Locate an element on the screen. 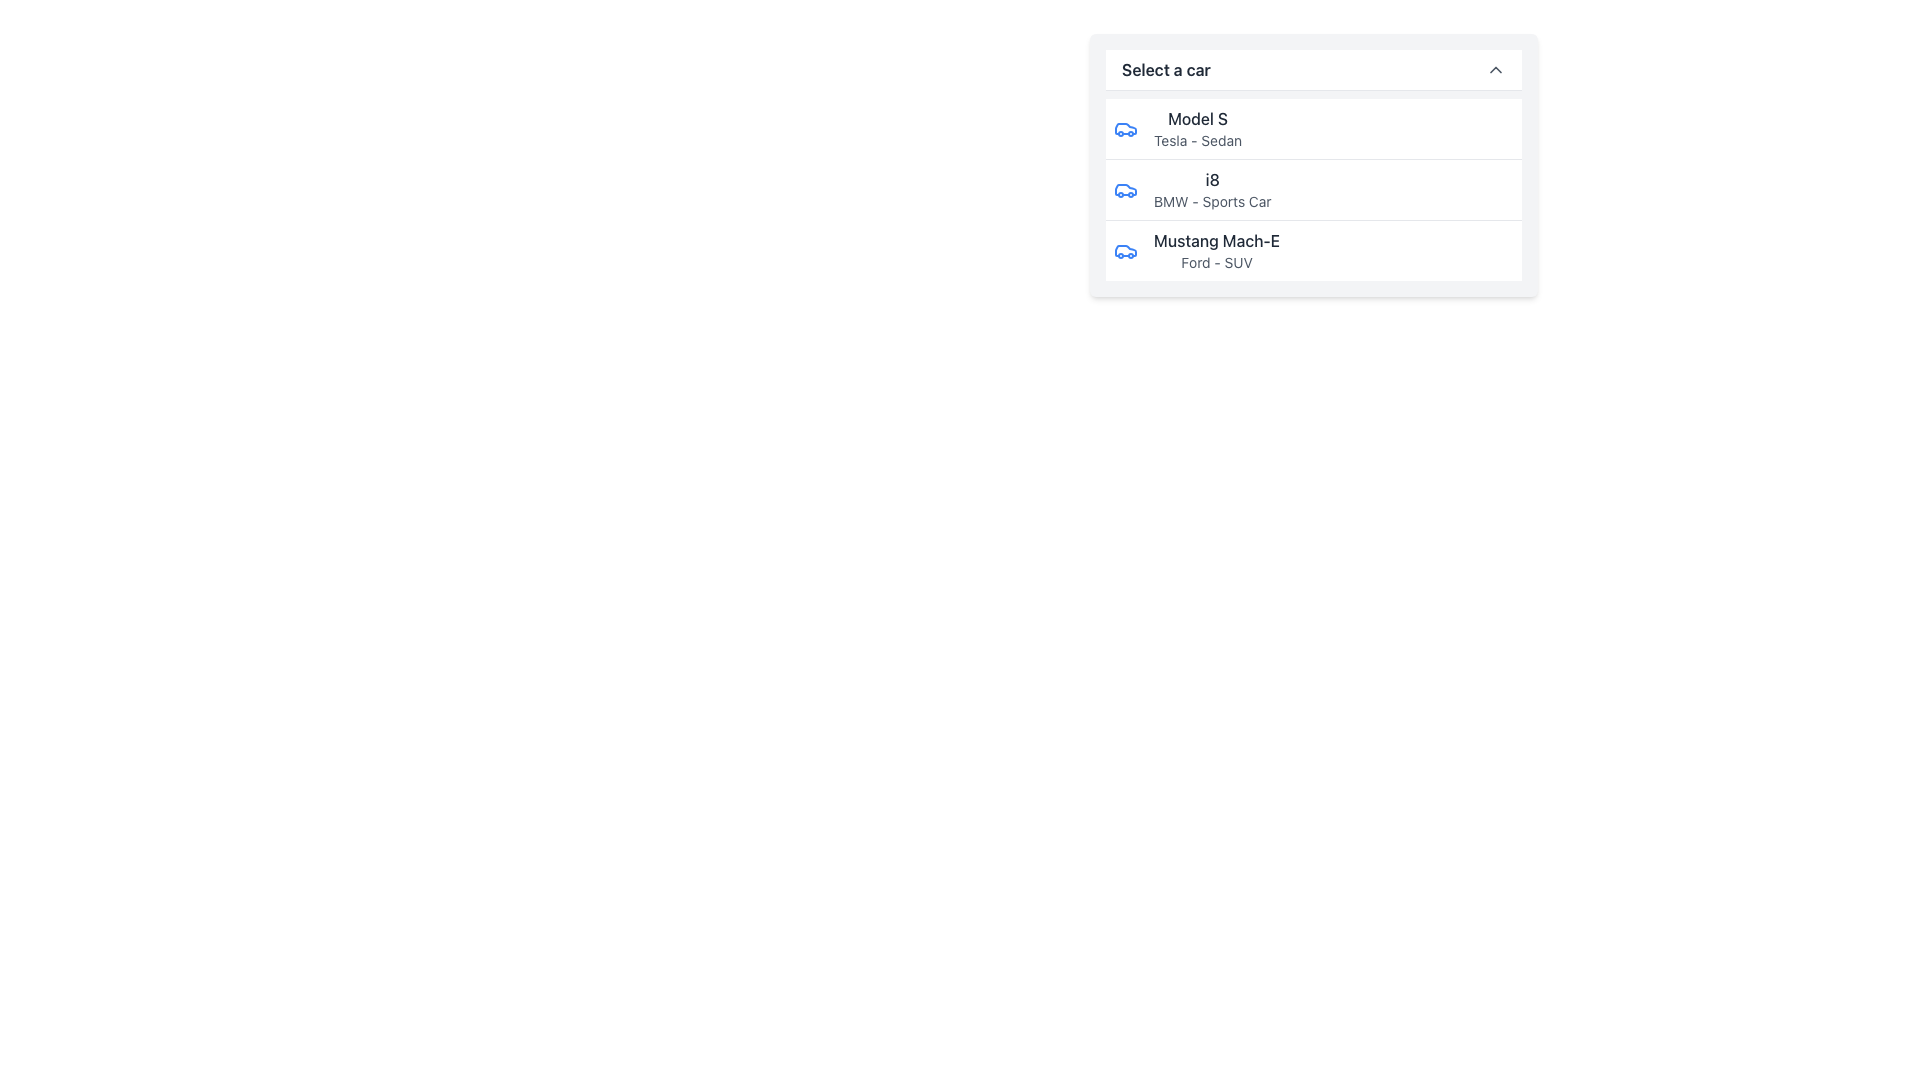 This screenshot has width=1920, height=1080. the third selectable list item displaying 'Mustang Mach-E' in a dropdown menu is located at coordinates (1314, 249).